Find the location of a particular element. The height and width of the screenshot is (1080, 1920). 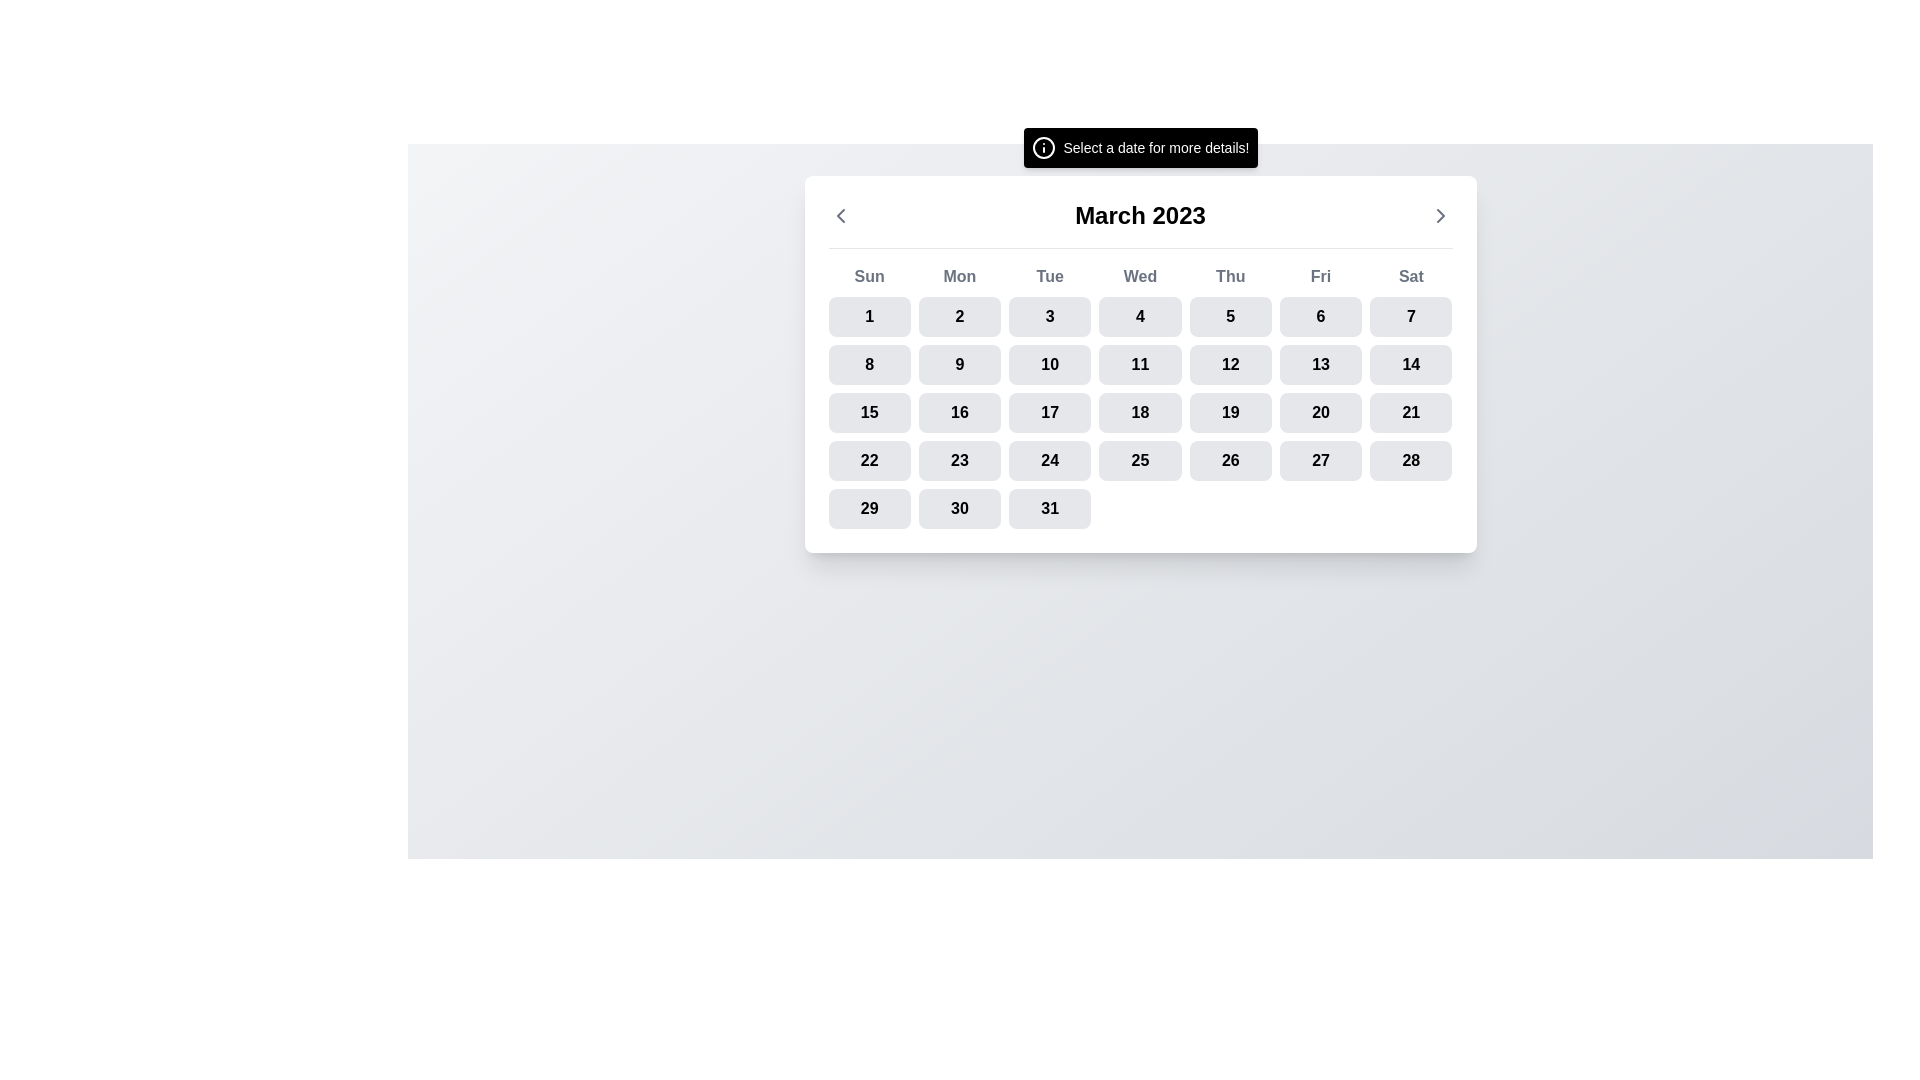

the date '14' button in the bottom-right corner of the calendar grid is located at coordinates (1410, 365).